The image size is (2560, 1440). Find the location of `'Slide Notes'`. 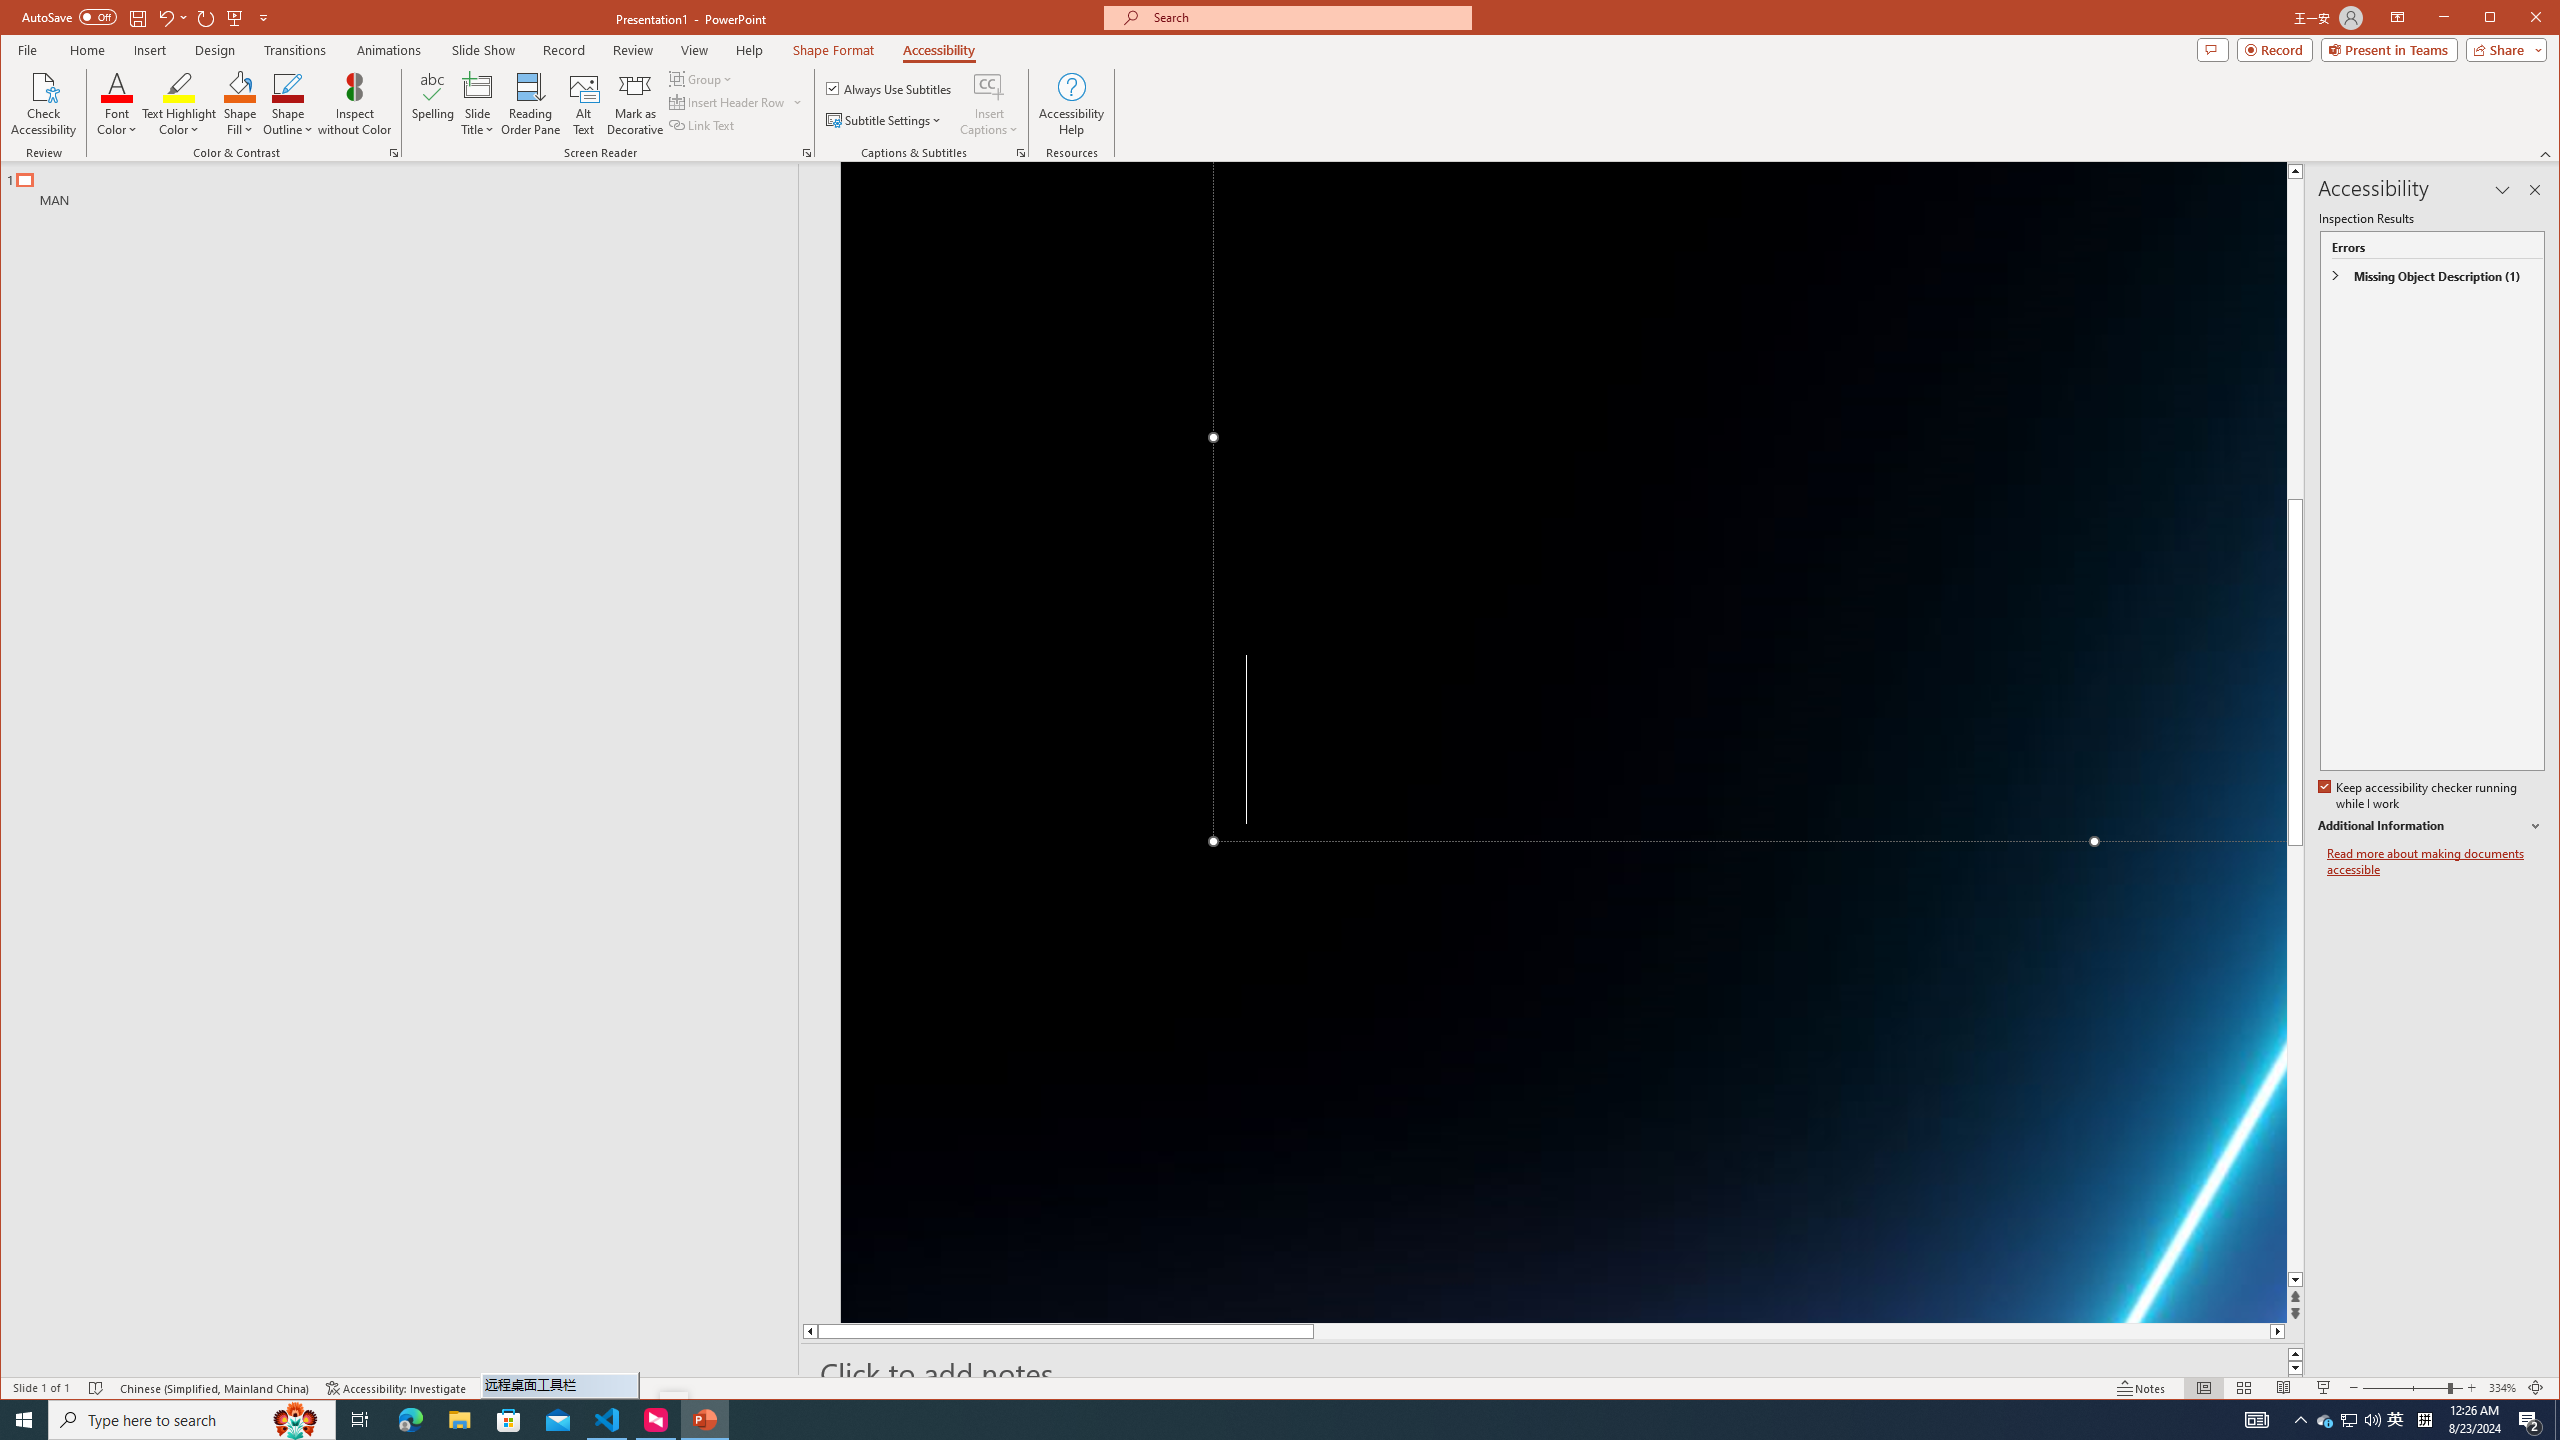

'Slide Notes' is located at coordinates (1552, 1372).